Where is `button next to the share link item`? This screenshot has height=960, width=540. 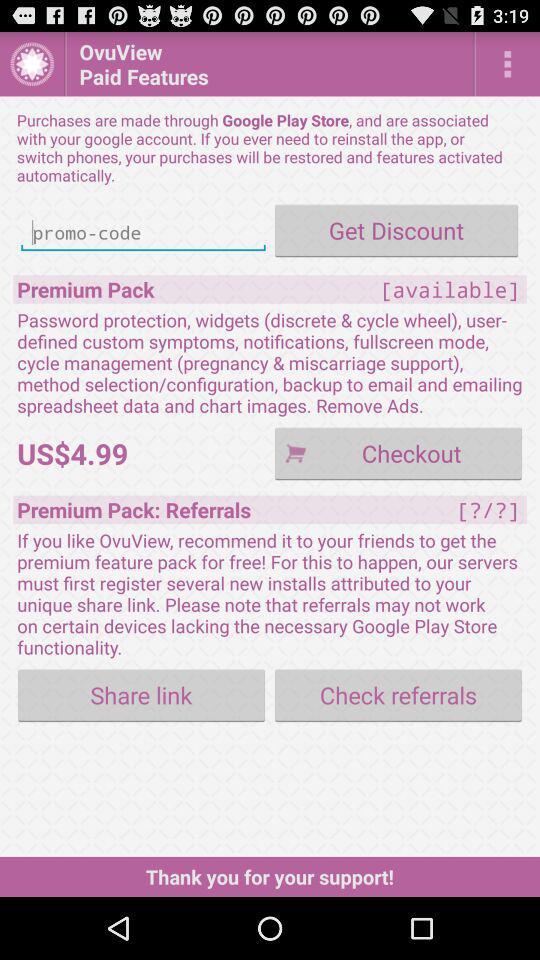
button next to the share link item is located at coordinates (398, 695).